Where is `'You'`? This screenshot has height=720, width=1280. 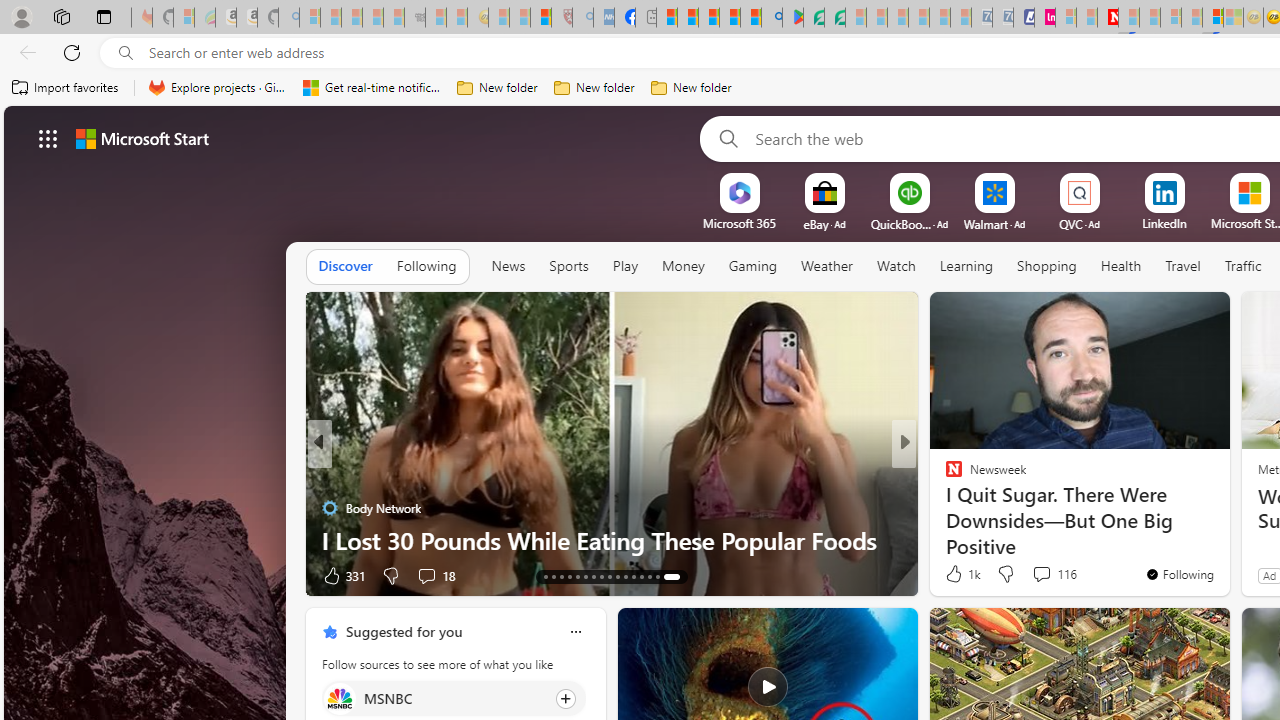
'You' is located at coordinates (1179, 573).